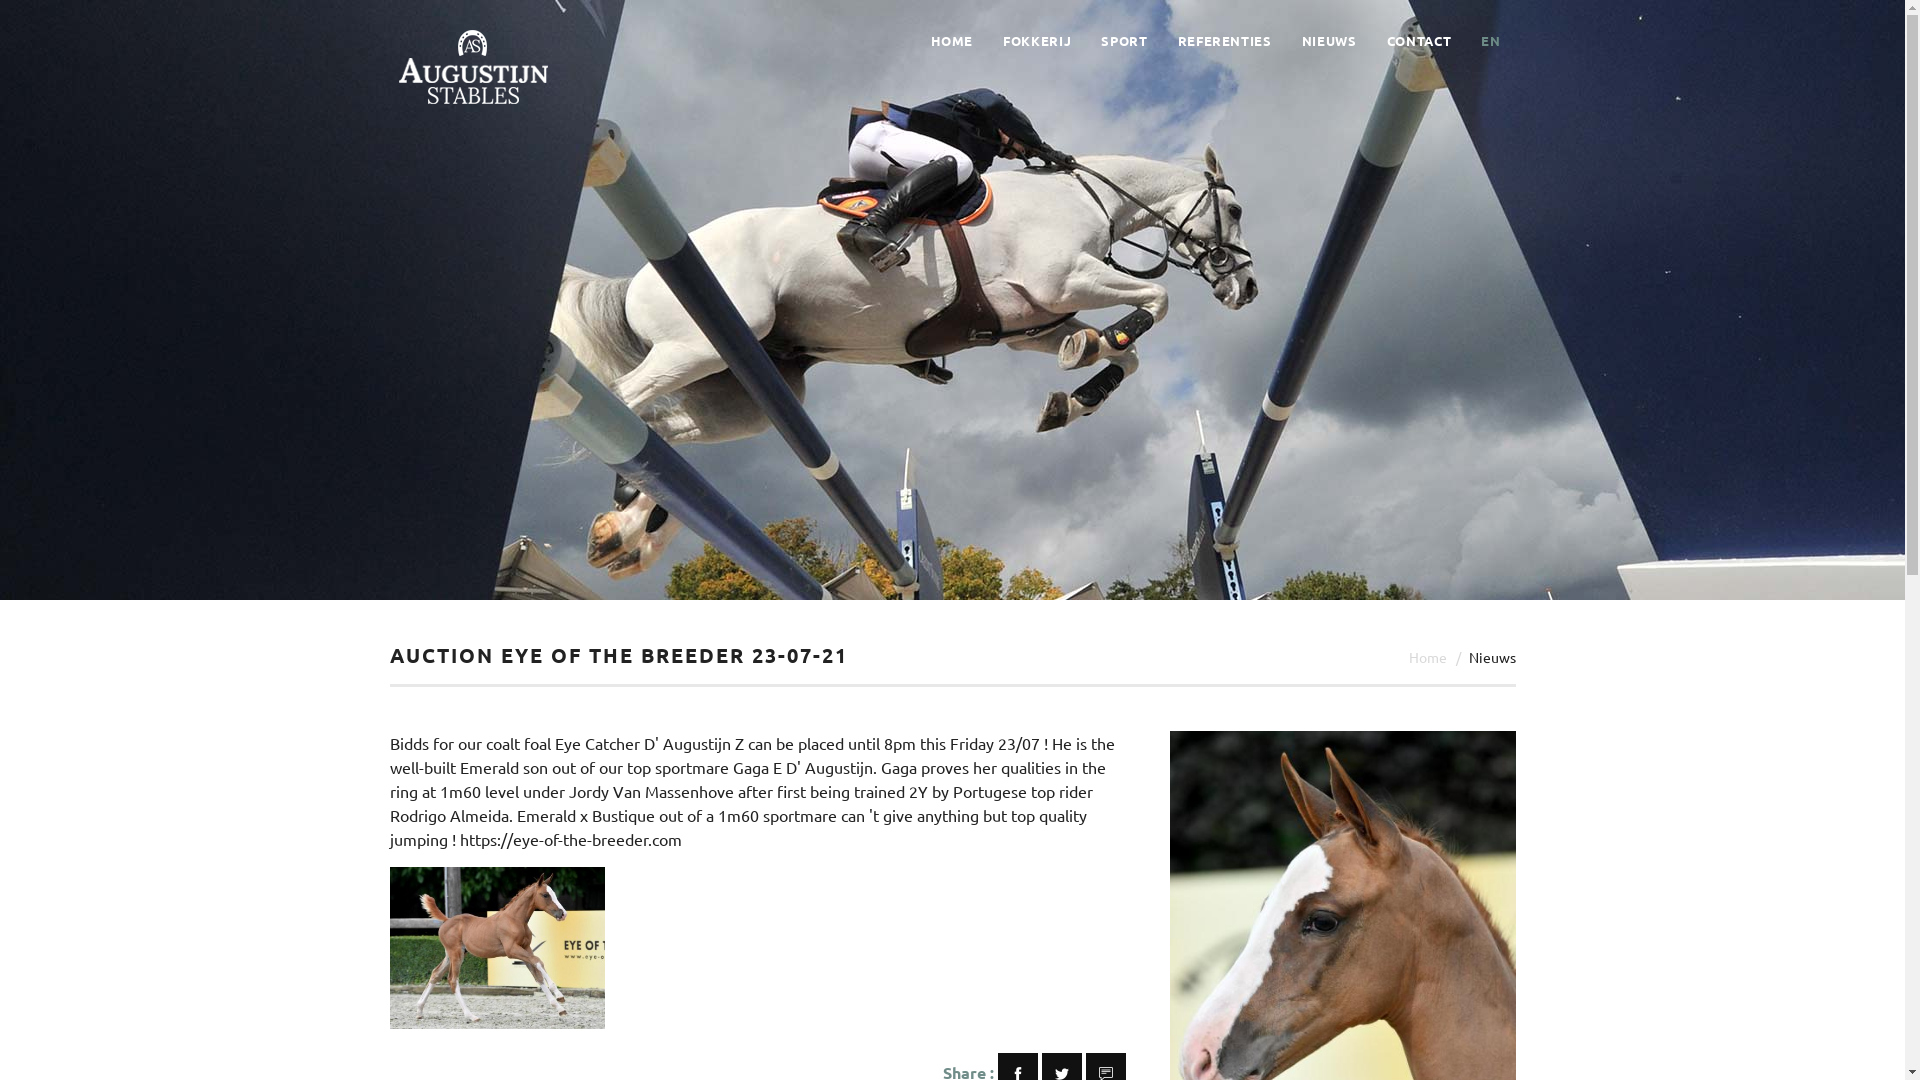 The width and height of the screenshot is (1920, 1080). I want to click on 'FOKKERIJ', so click(1036, 41).